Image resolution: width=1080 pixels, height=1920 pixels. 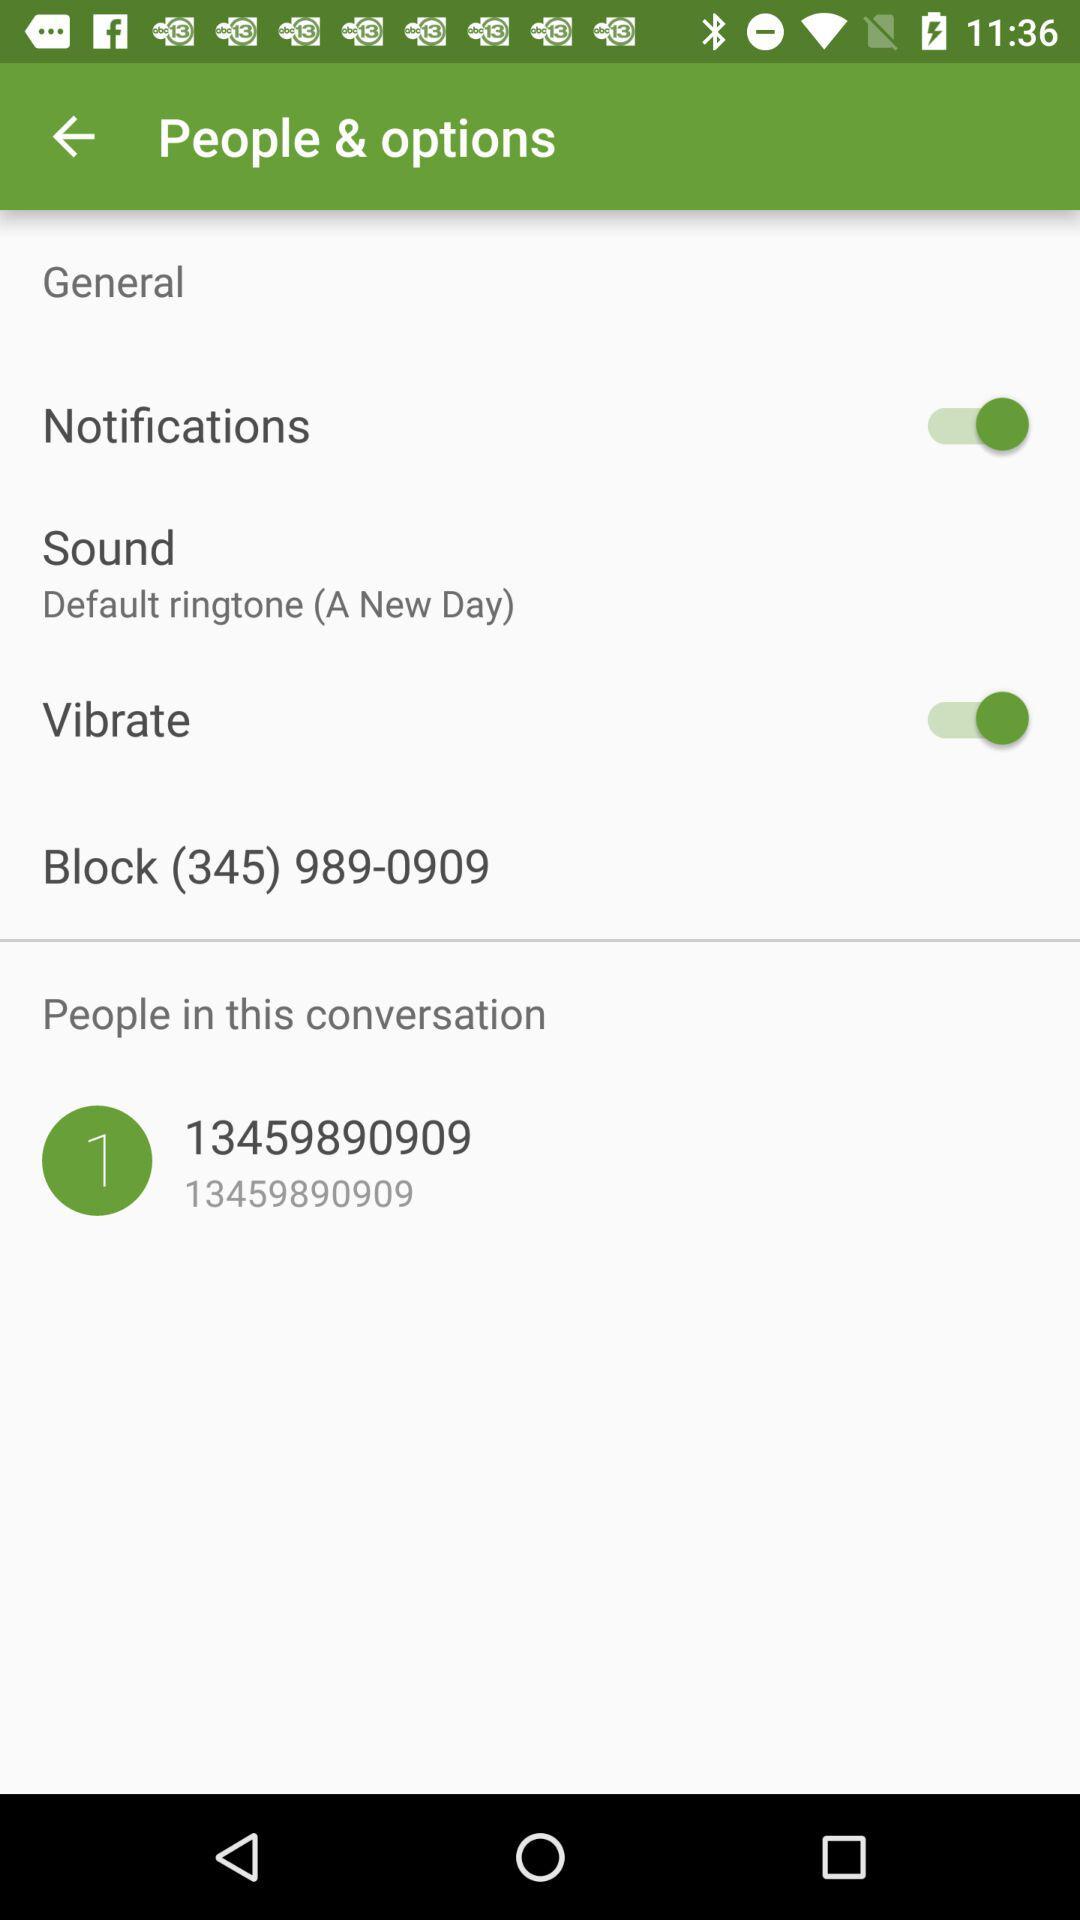 I want to click on icon next to the 13459890909 item, so click(x=97, y=1160).